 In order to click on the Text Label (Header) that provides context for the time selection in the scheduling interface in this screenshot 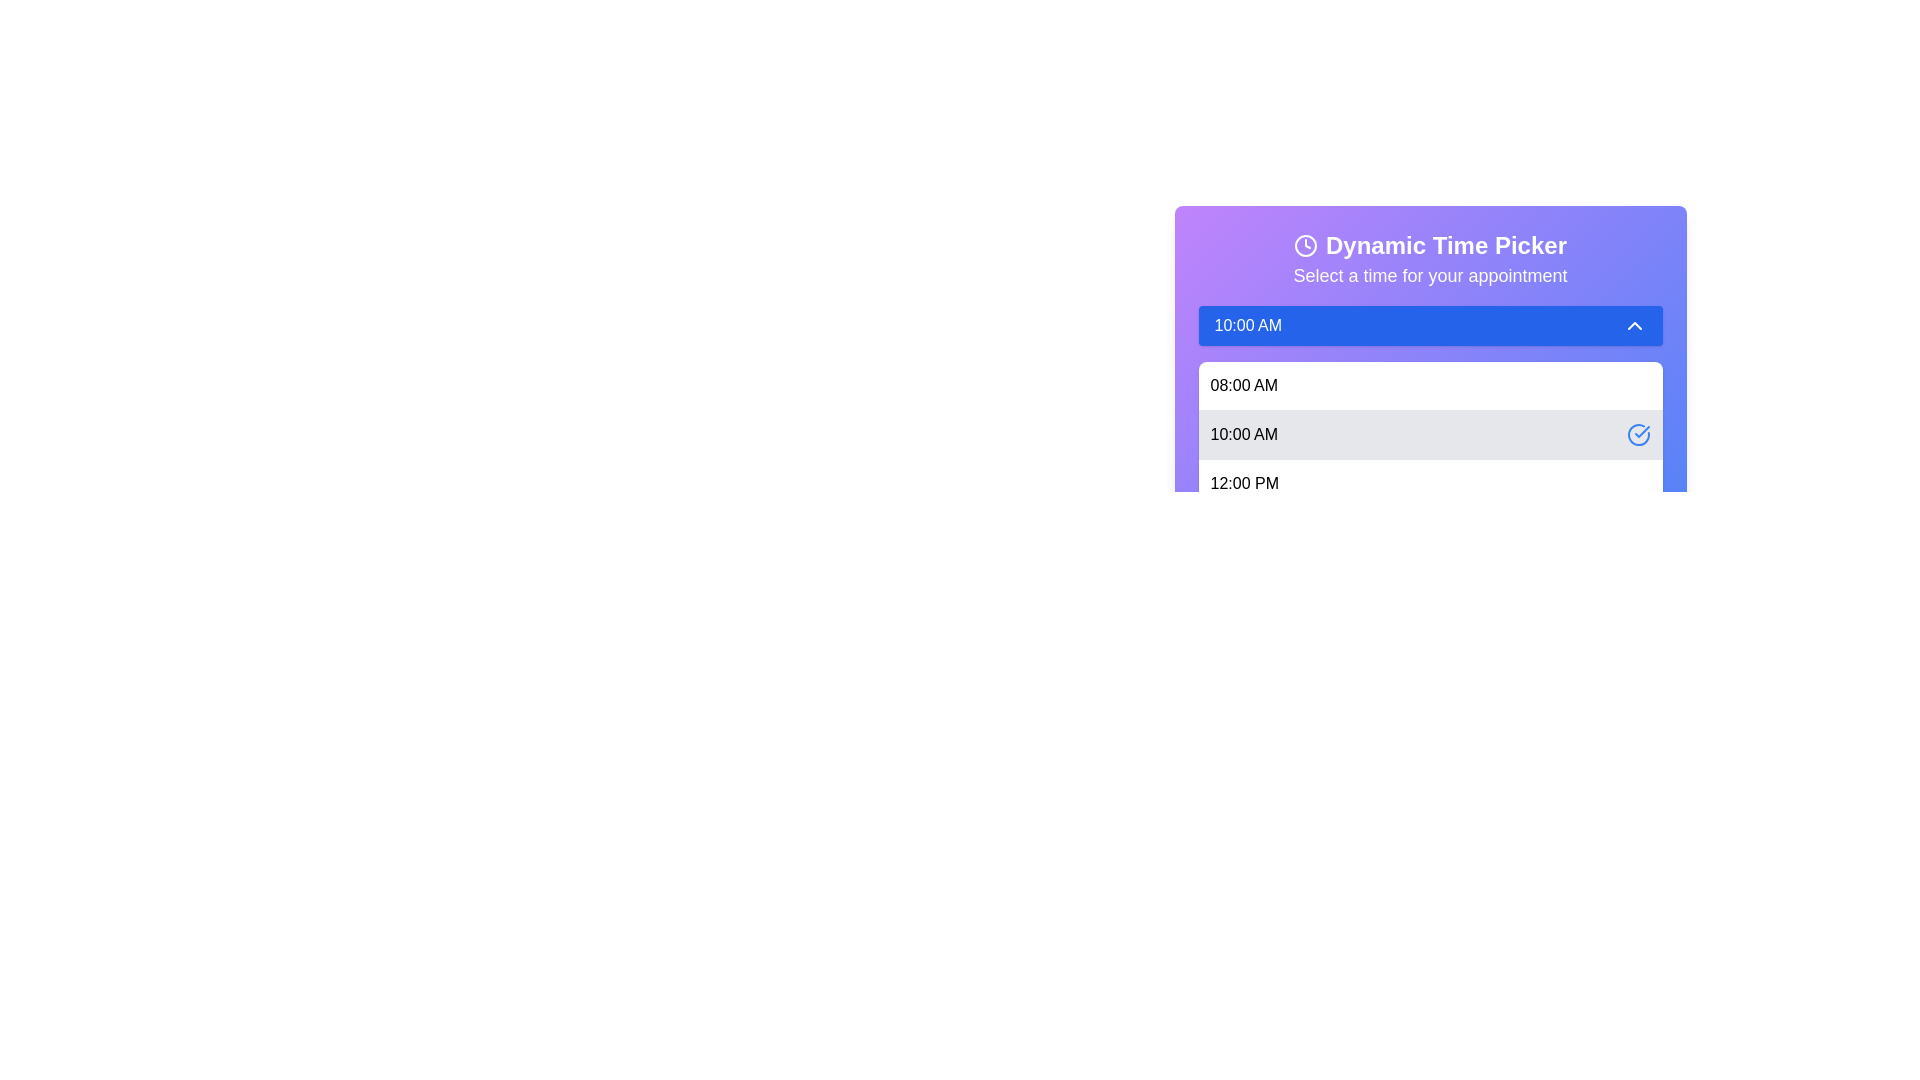, I will do `click(1446, 245)`.